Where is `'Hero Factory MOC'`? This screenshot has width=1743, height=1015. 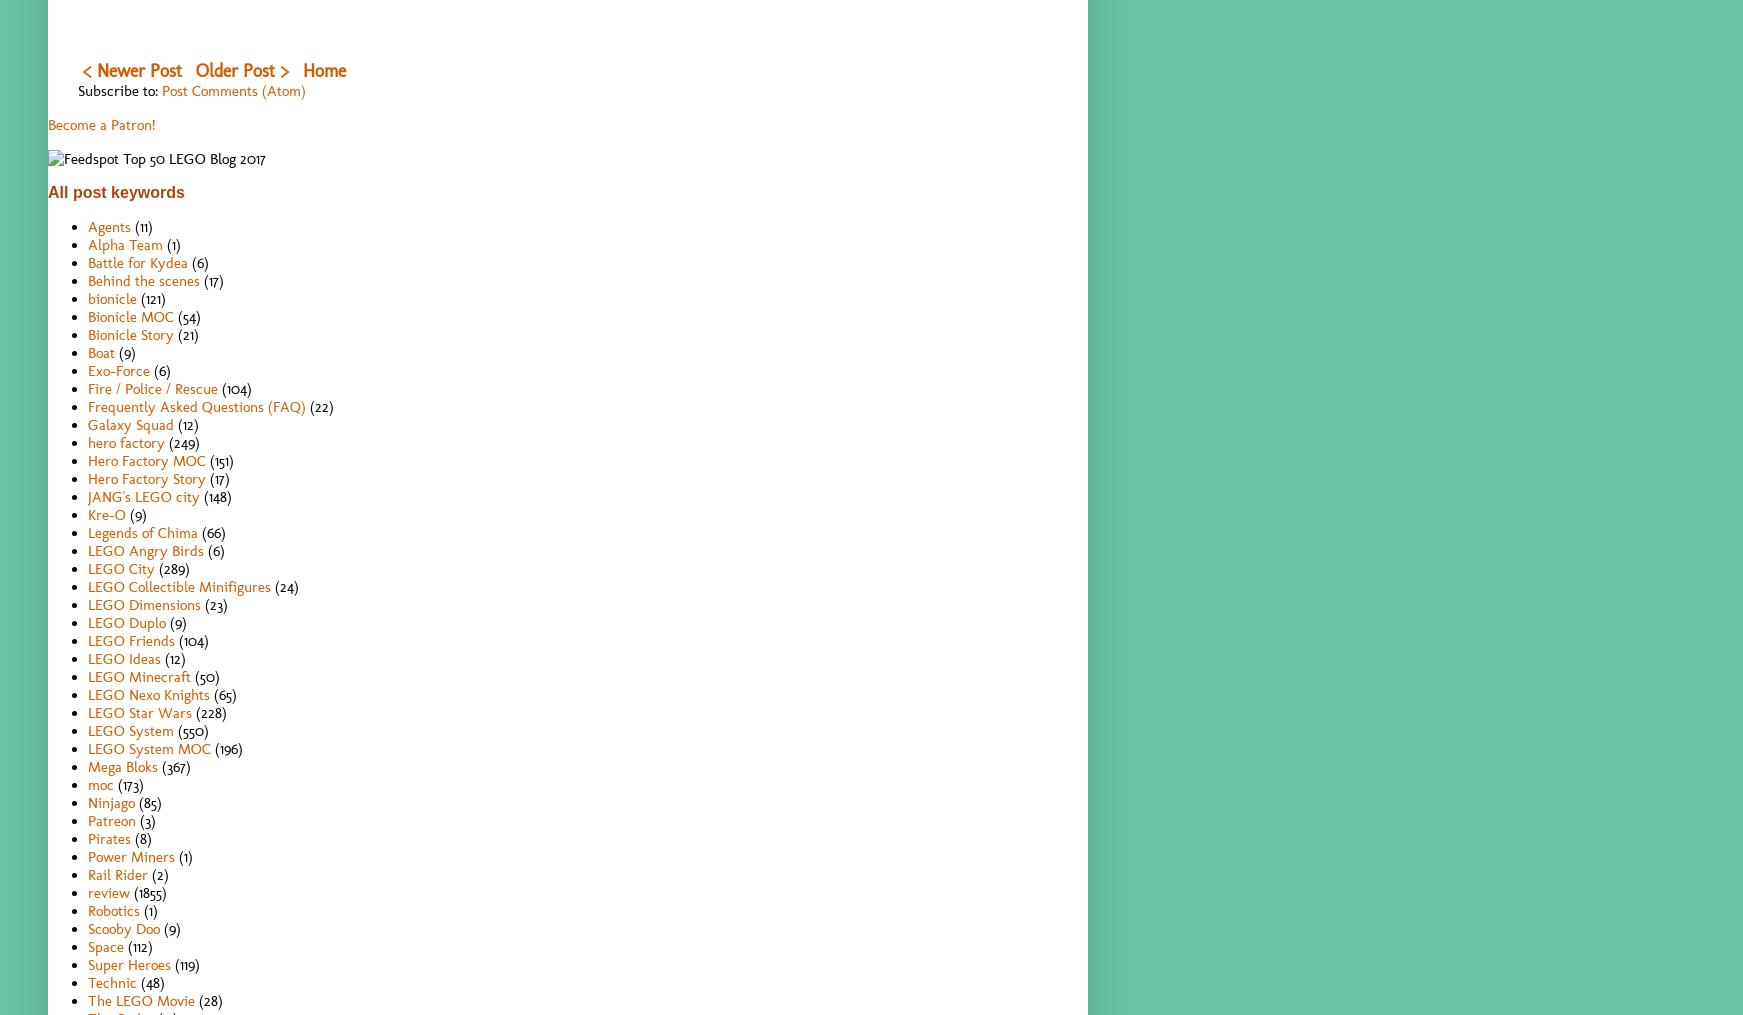
'Hero Factory MOC' is located at coordinates (146, 458).